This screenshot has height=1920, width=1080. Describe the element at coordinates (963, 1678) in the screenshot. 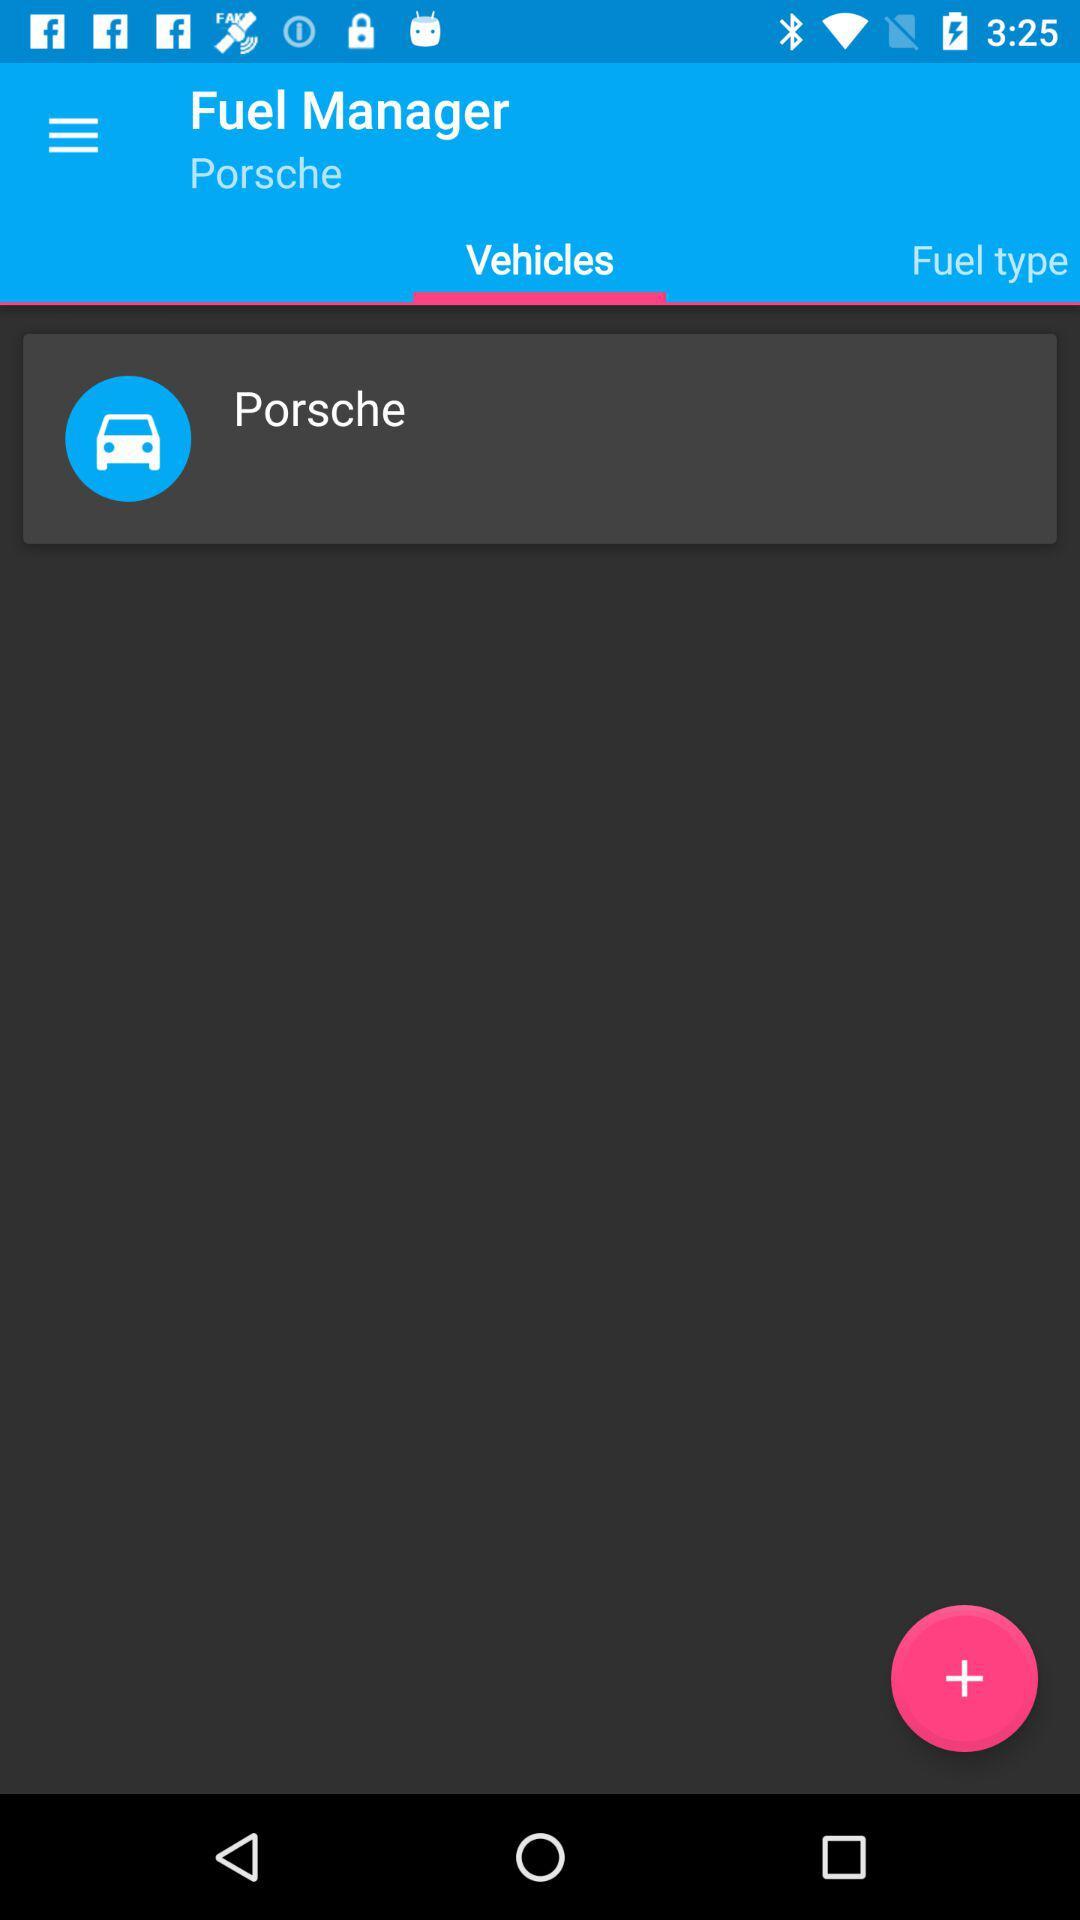

I see `another element` at that location.